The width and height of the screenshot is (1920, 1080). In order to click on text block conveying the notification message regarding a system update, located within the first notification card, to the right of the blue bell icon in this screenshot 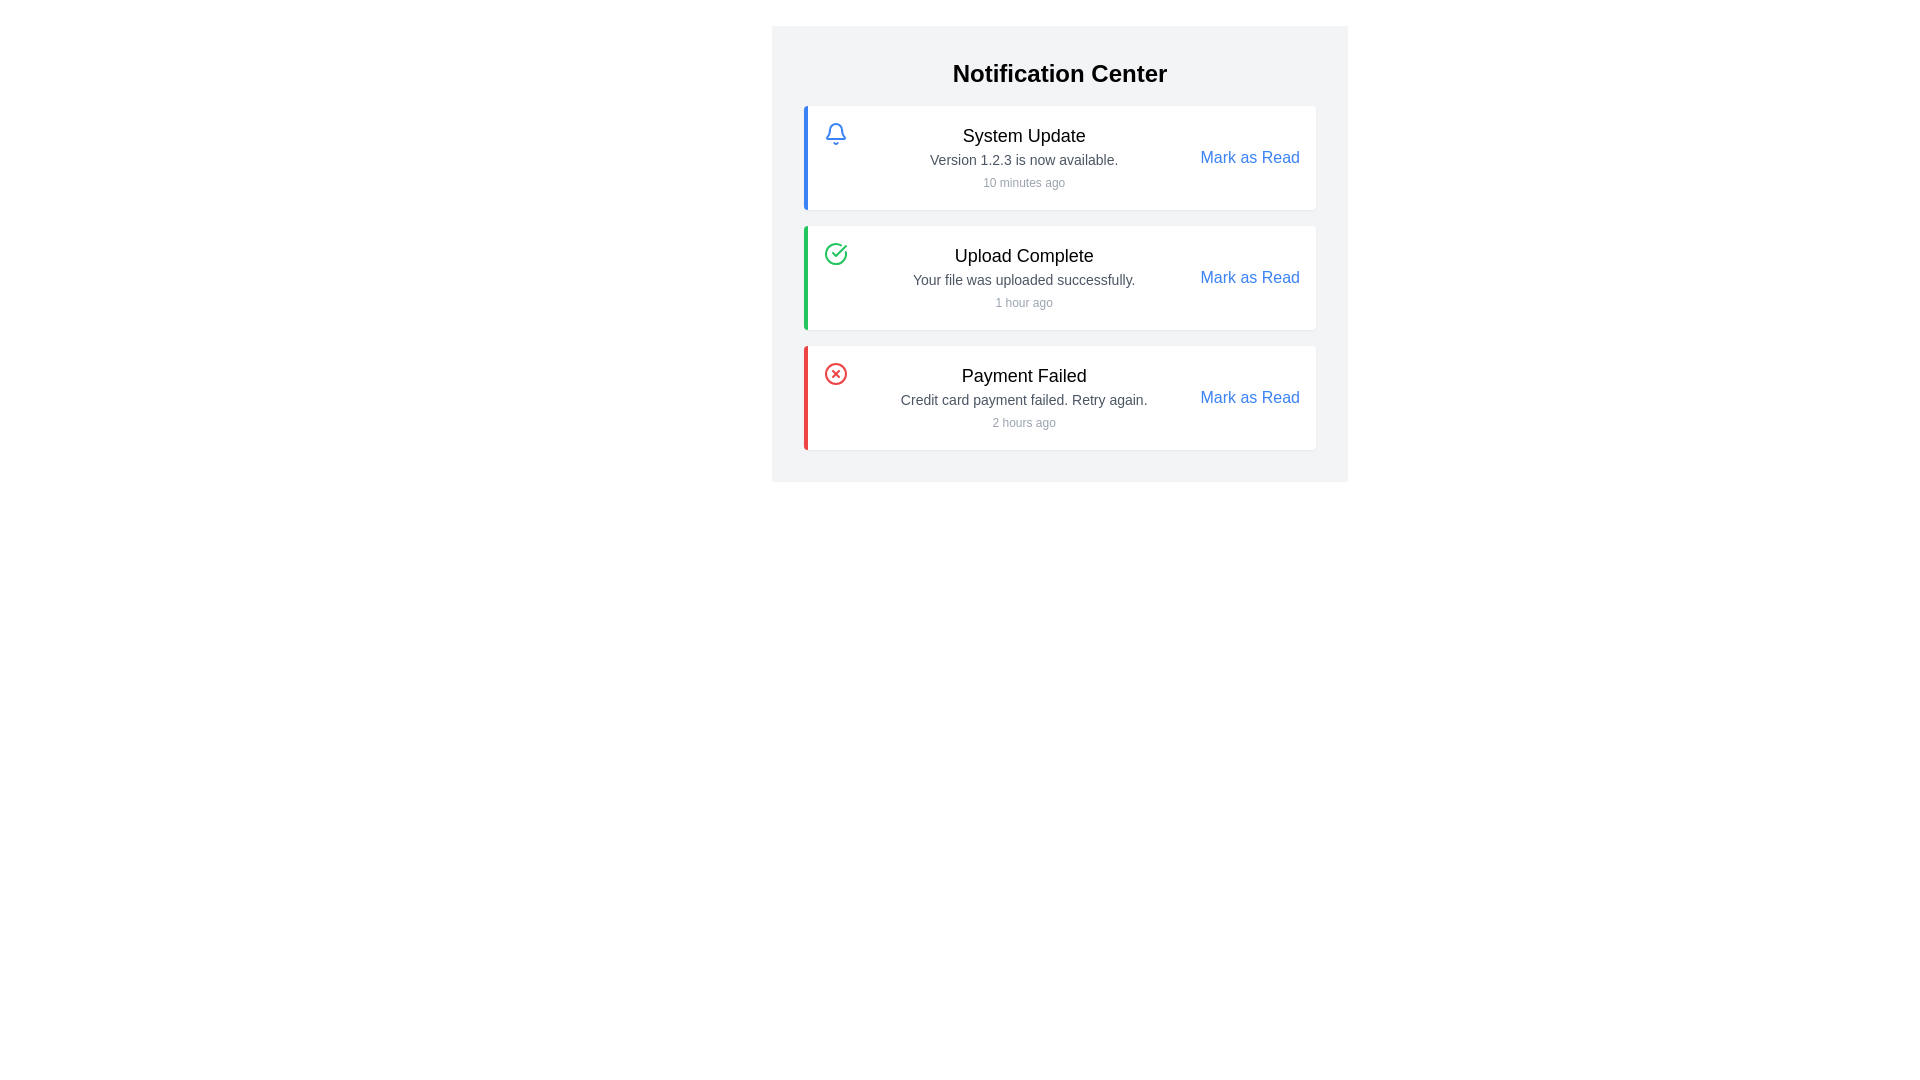, I will do `click(1024, 157)`.